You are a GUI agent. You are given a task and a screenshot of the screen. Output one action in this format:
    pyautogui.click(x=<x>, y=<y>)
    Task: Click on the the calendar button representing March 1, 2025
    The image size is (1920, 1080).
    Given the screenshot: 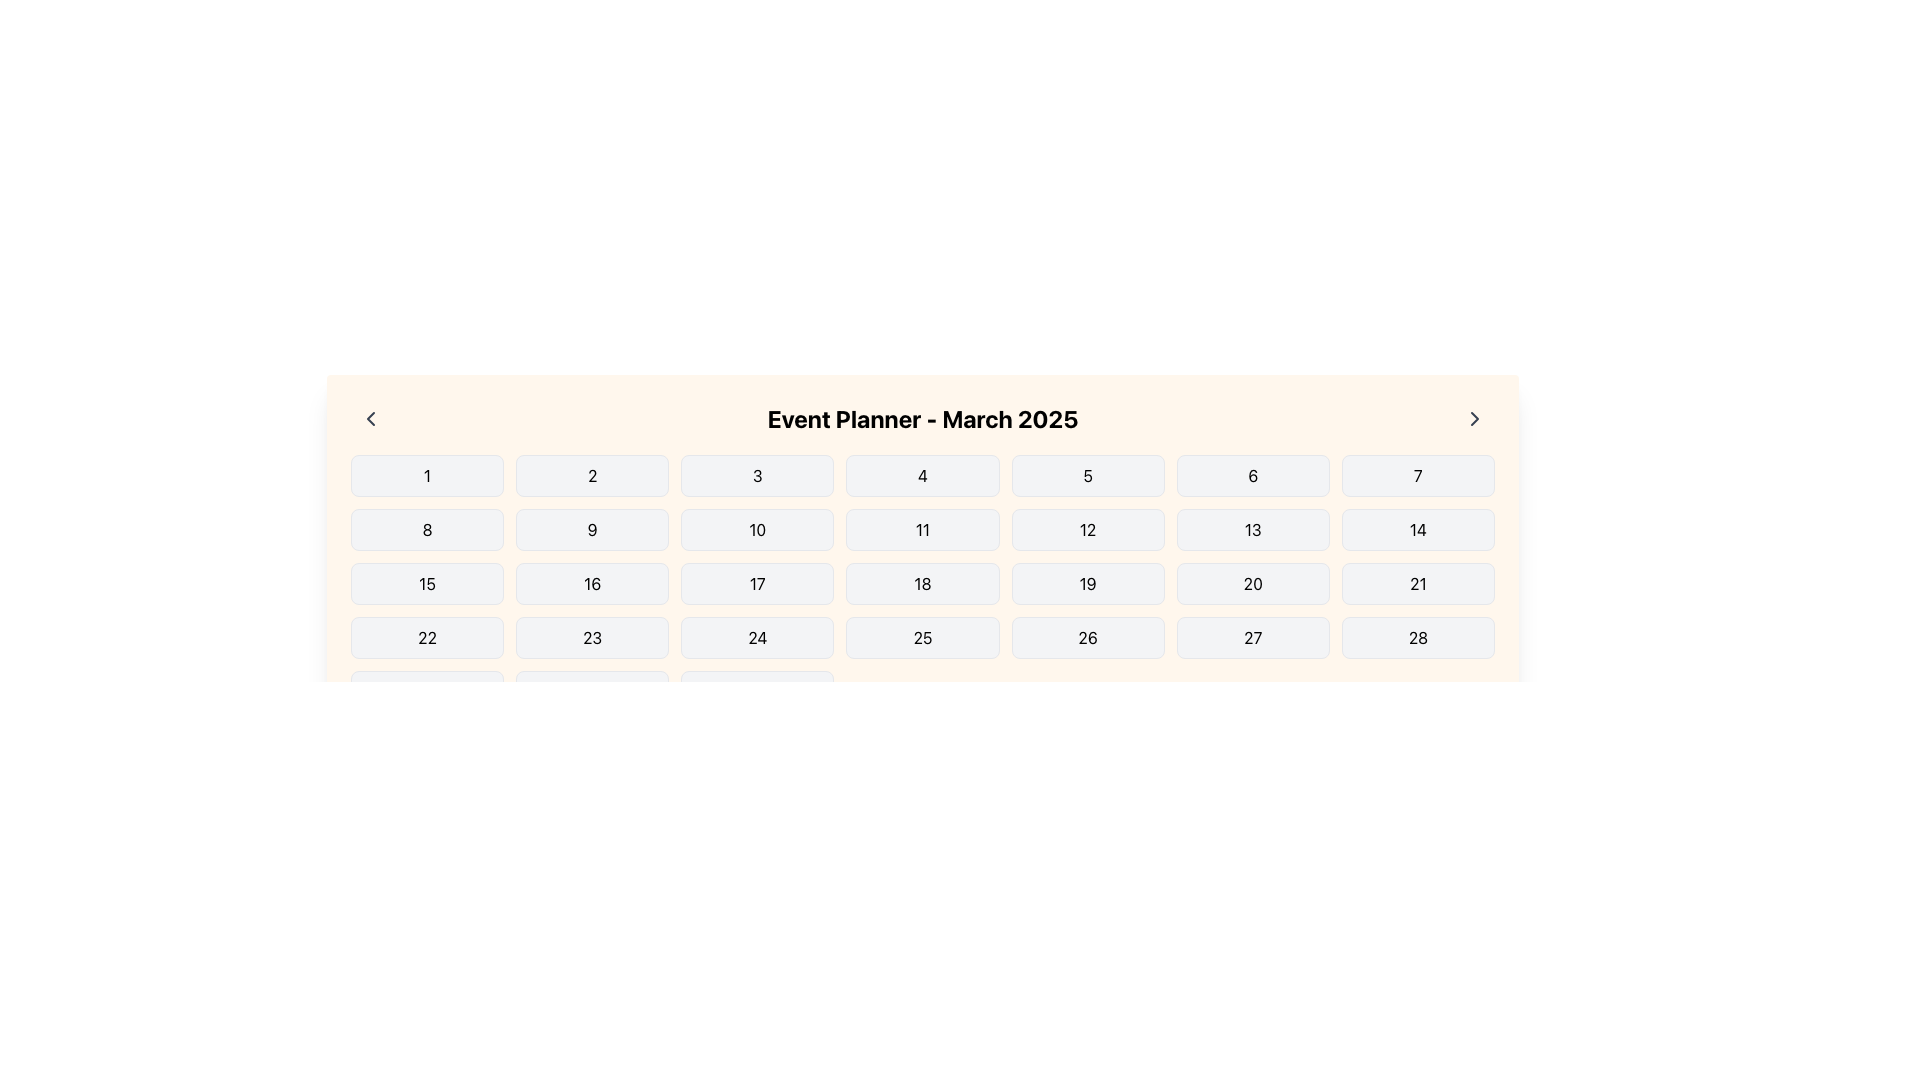 What is the action you would take?
    pyautogui.click(x=426, y=475)
    